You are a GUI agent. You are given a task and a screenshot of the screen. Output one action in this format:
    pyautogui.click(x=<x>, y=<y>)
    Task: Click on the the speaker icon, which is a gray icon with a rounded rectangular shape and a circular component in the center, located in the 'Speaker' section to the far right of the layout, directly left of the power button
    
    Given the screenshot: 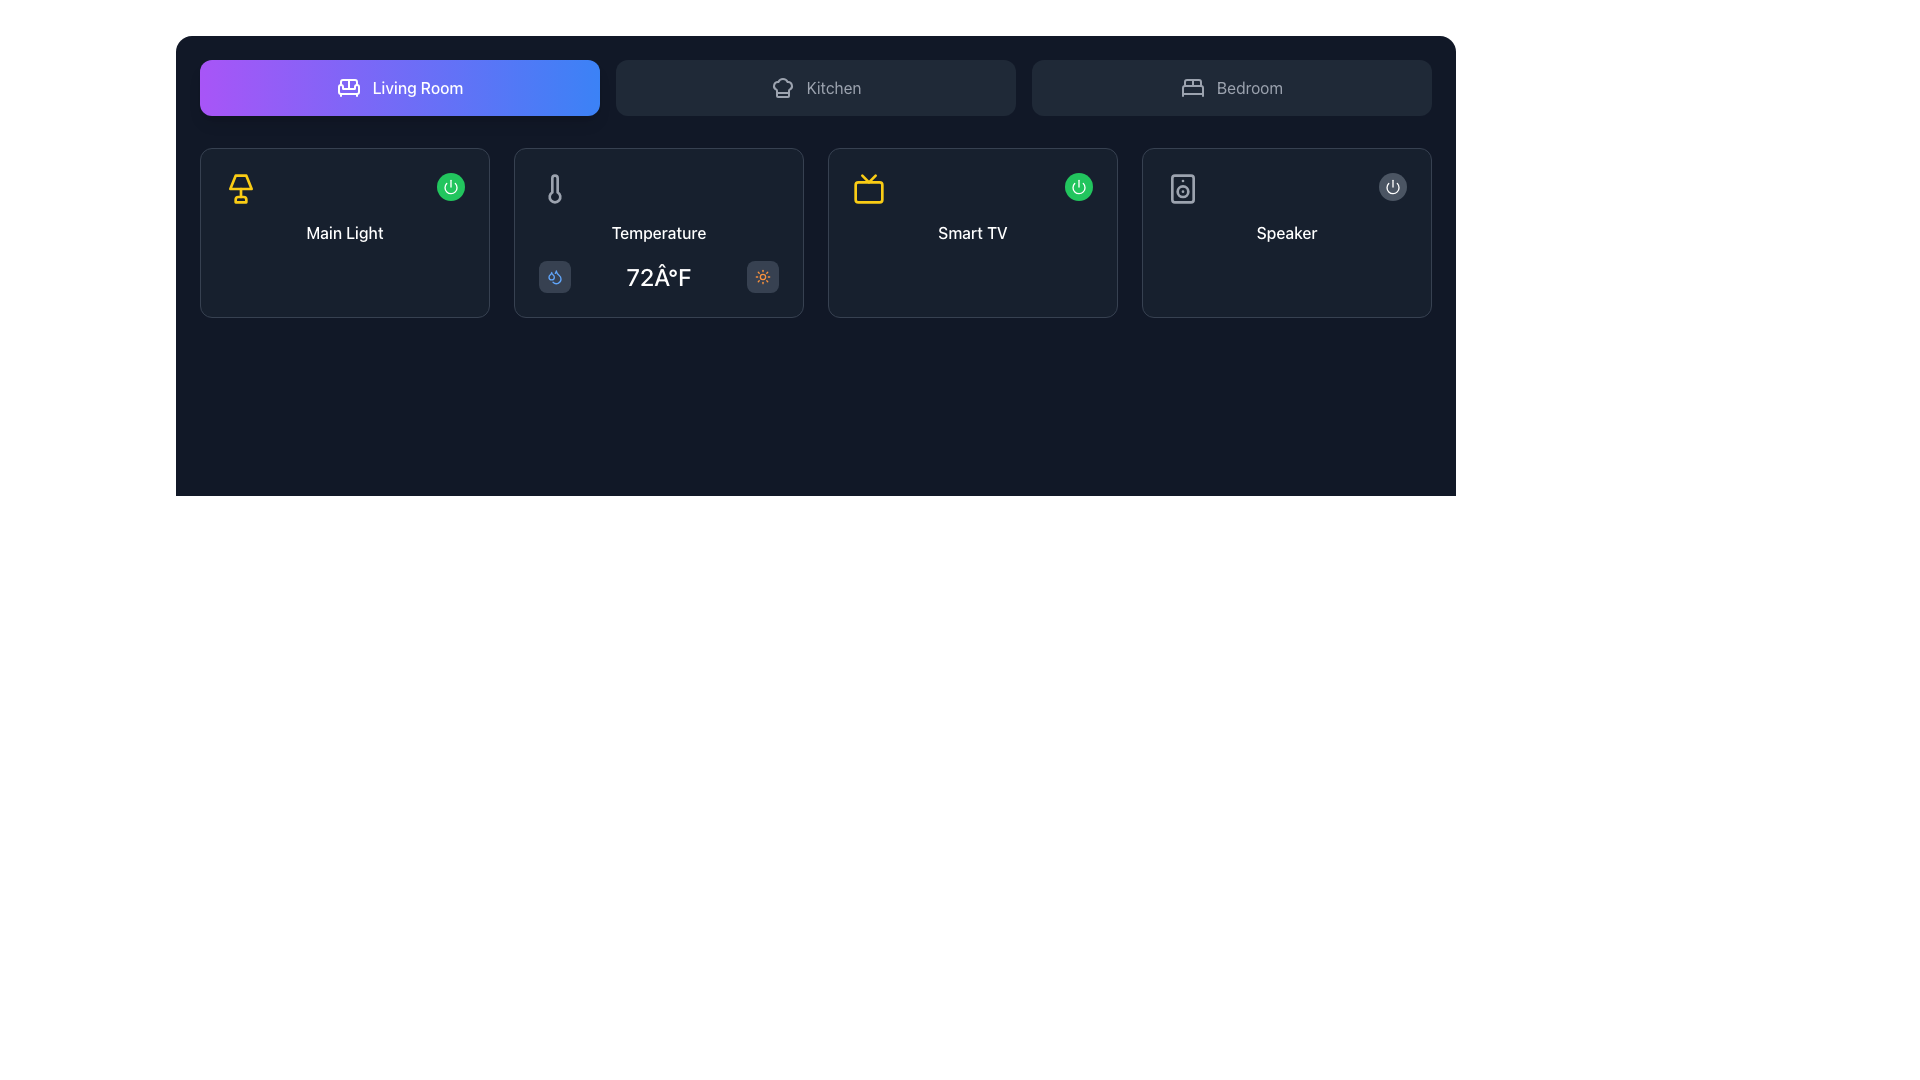 What is the action you would take?
    pyautogui.click(x=1182, y=189)
    